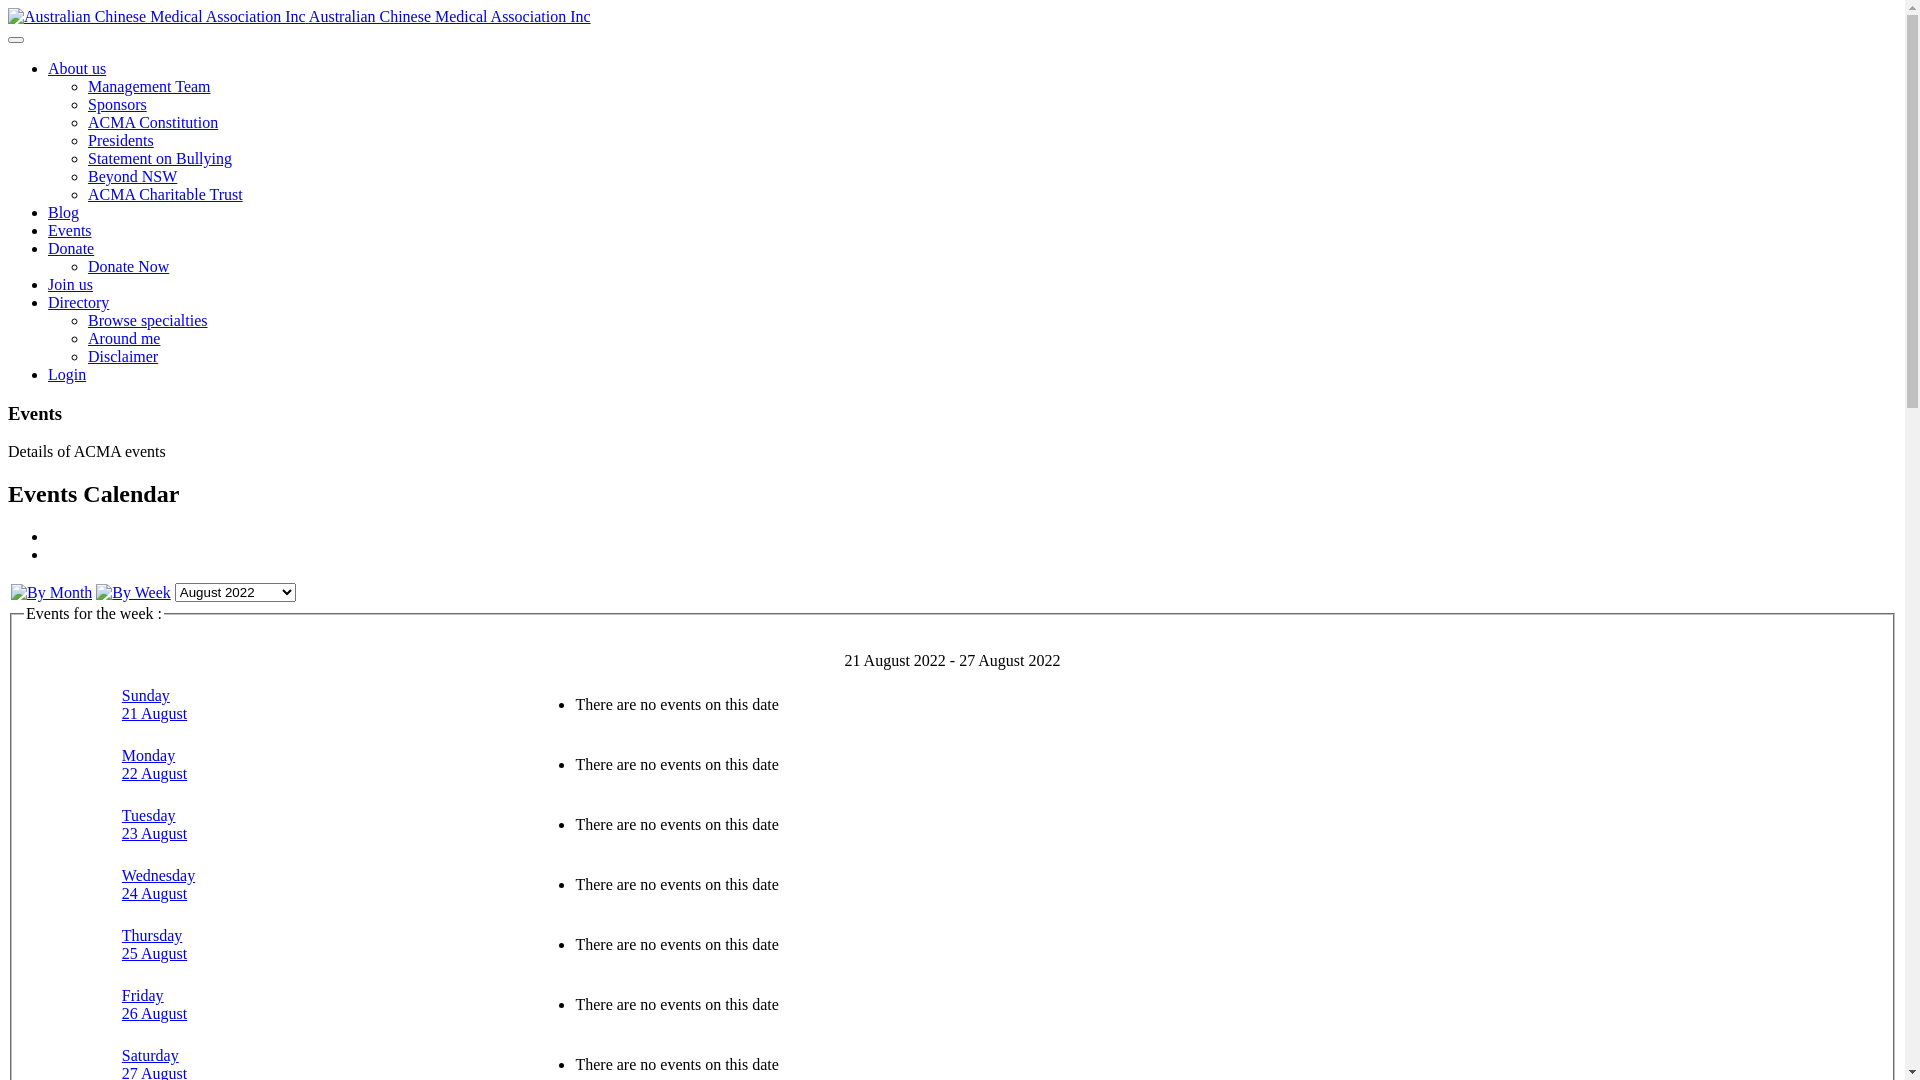 The height and width of the screenshot is (1080, 1920). Describe the element at coordinates (70, 284) in the screenshot. I see `'Join us'` at that location.